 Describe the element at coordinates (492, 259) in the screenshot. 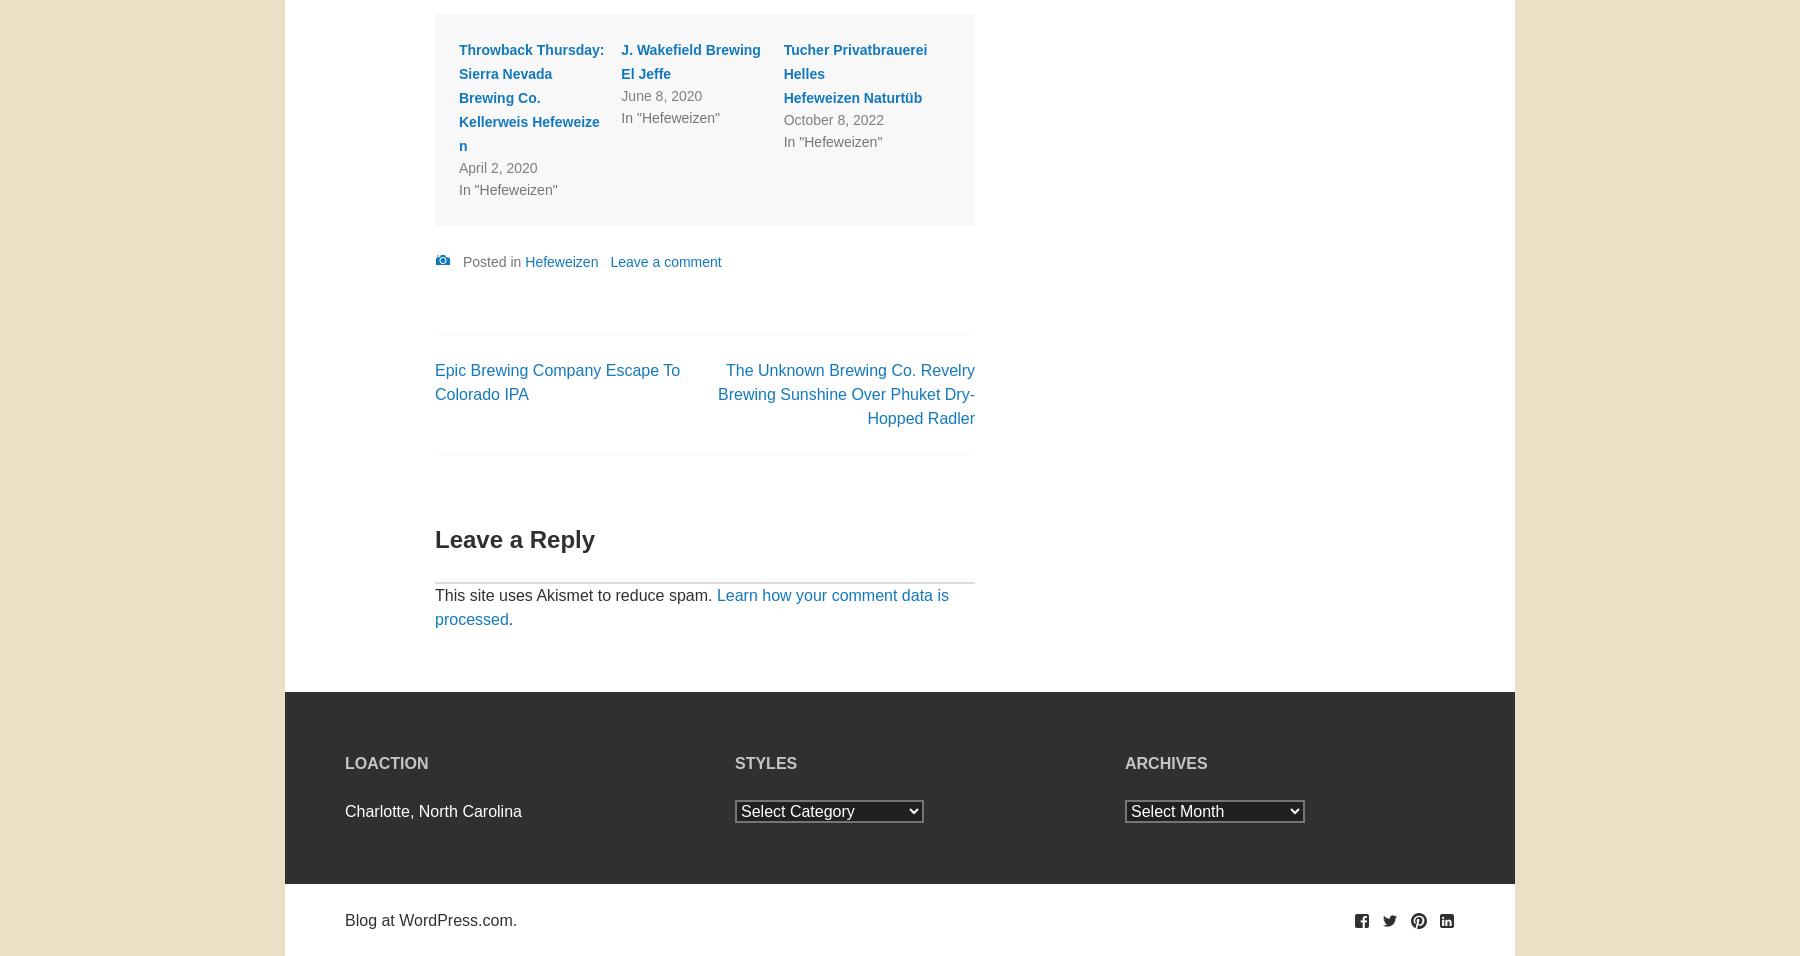

I see `'Posted in'` at that location.